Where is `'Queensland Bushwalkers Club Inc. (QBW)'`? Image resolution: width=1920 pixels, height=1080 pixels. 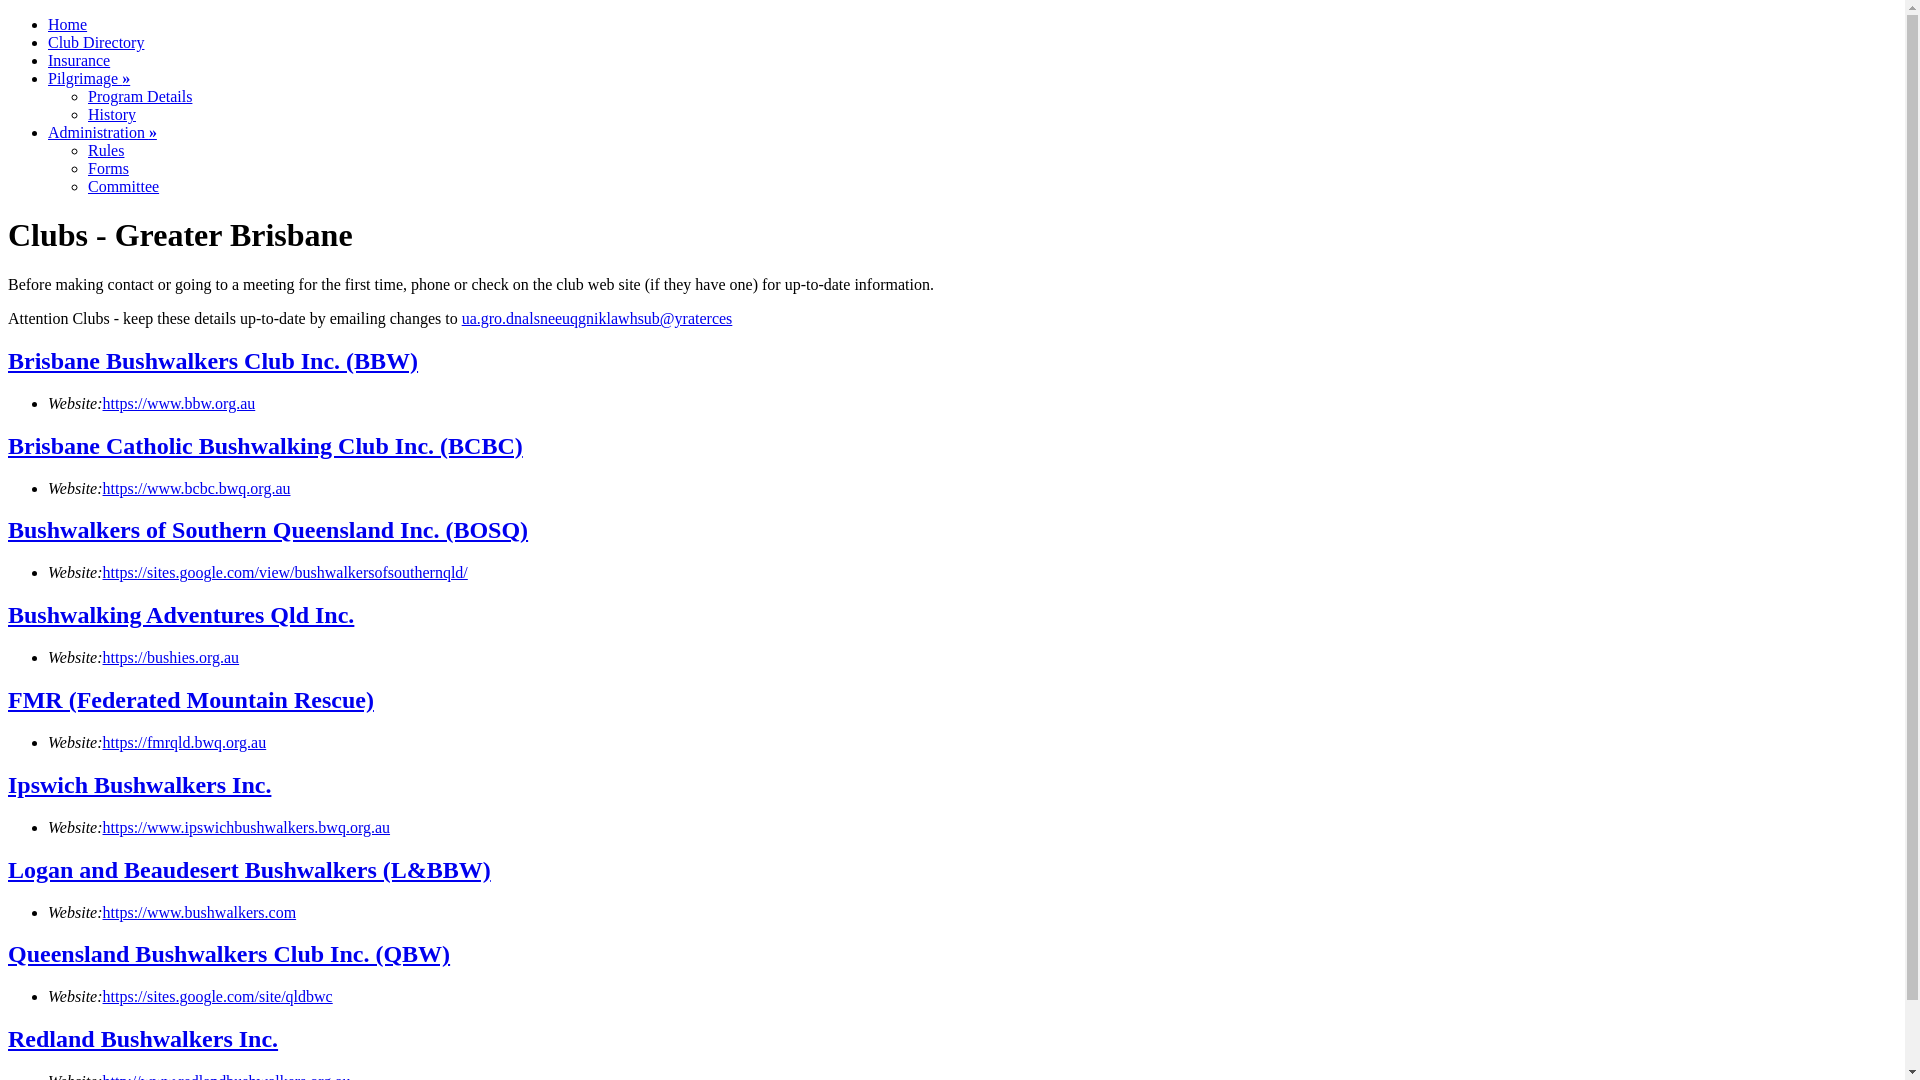 'Queensland Bushwalkers Club Inc. (QBW)' is located at coordinates (229, 952).